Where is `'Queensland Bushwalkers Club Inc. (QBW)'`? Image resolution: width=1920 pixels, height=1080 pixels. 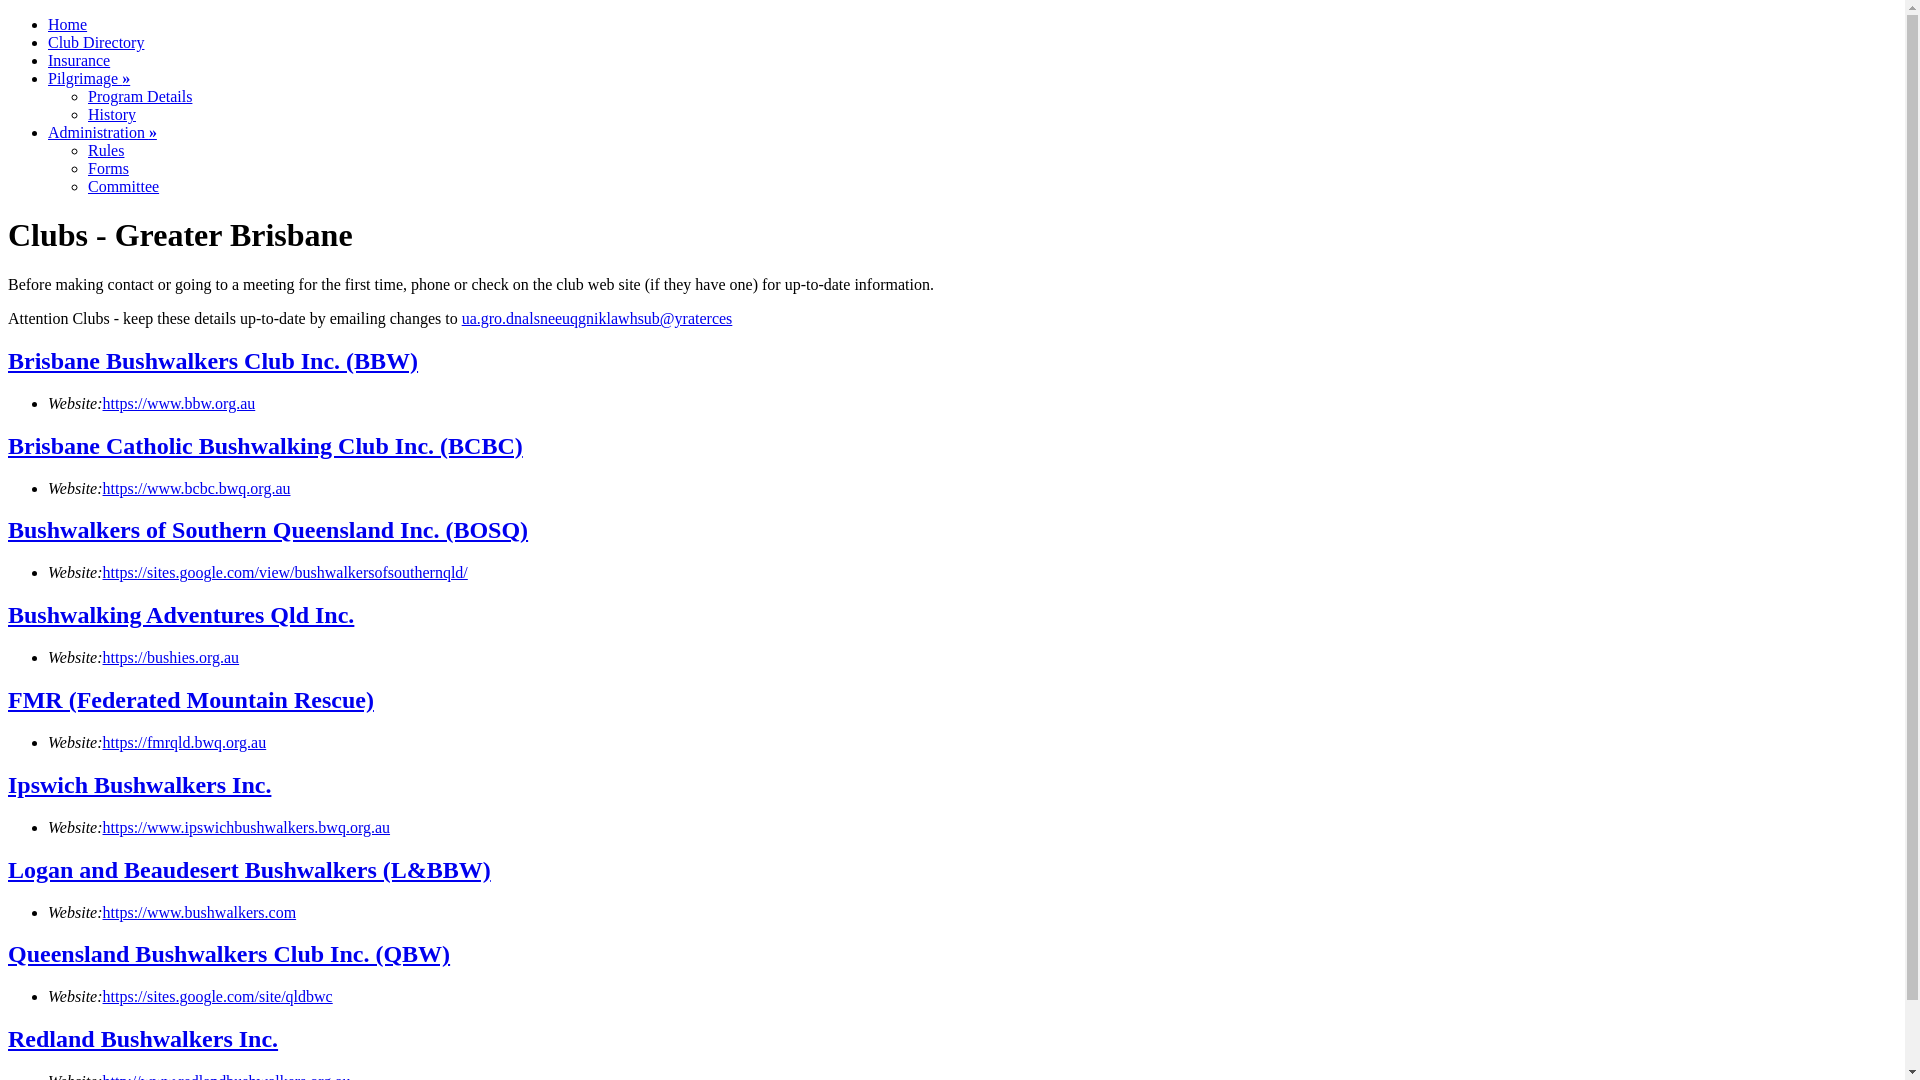 'Queensland Bushwalkers Club Inc. (QBW)' is located at coordinates (229, 952).